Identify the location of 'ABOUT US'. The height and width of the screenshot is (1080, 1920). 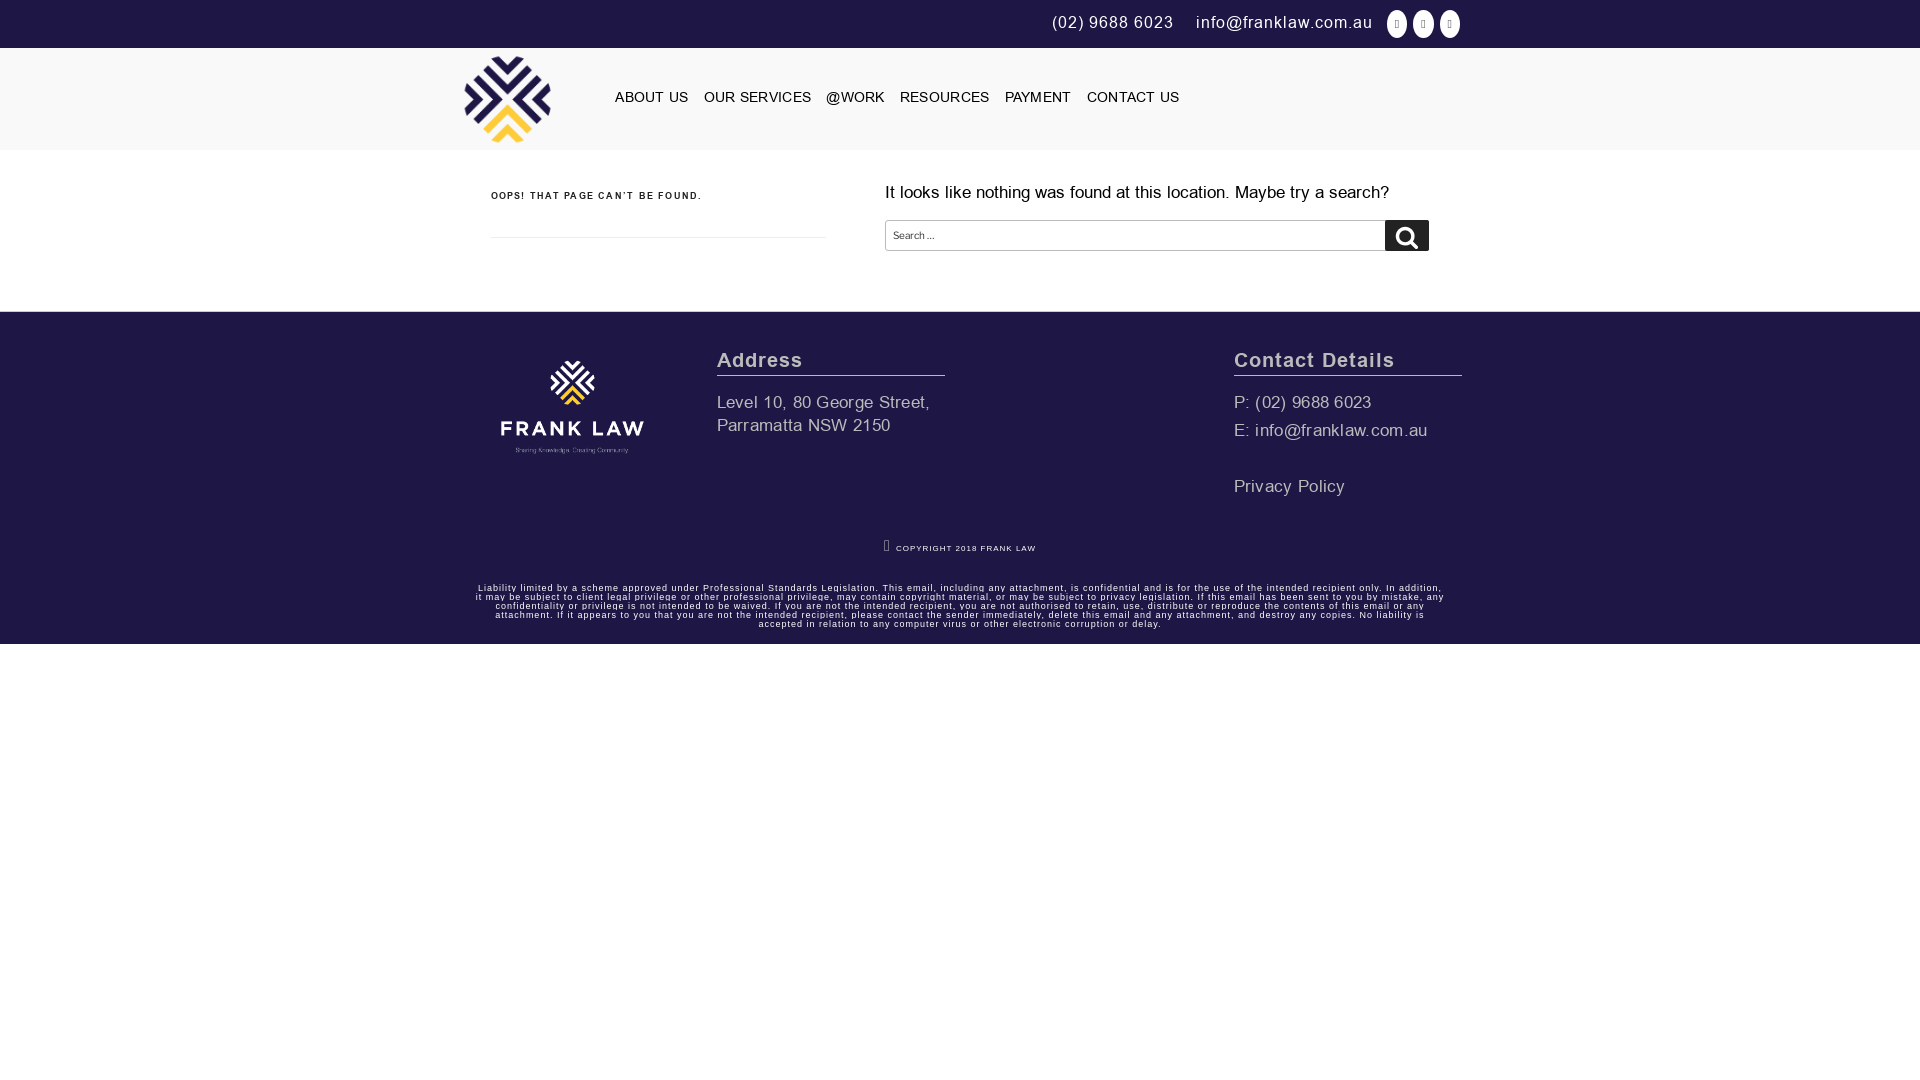
(651, 98).